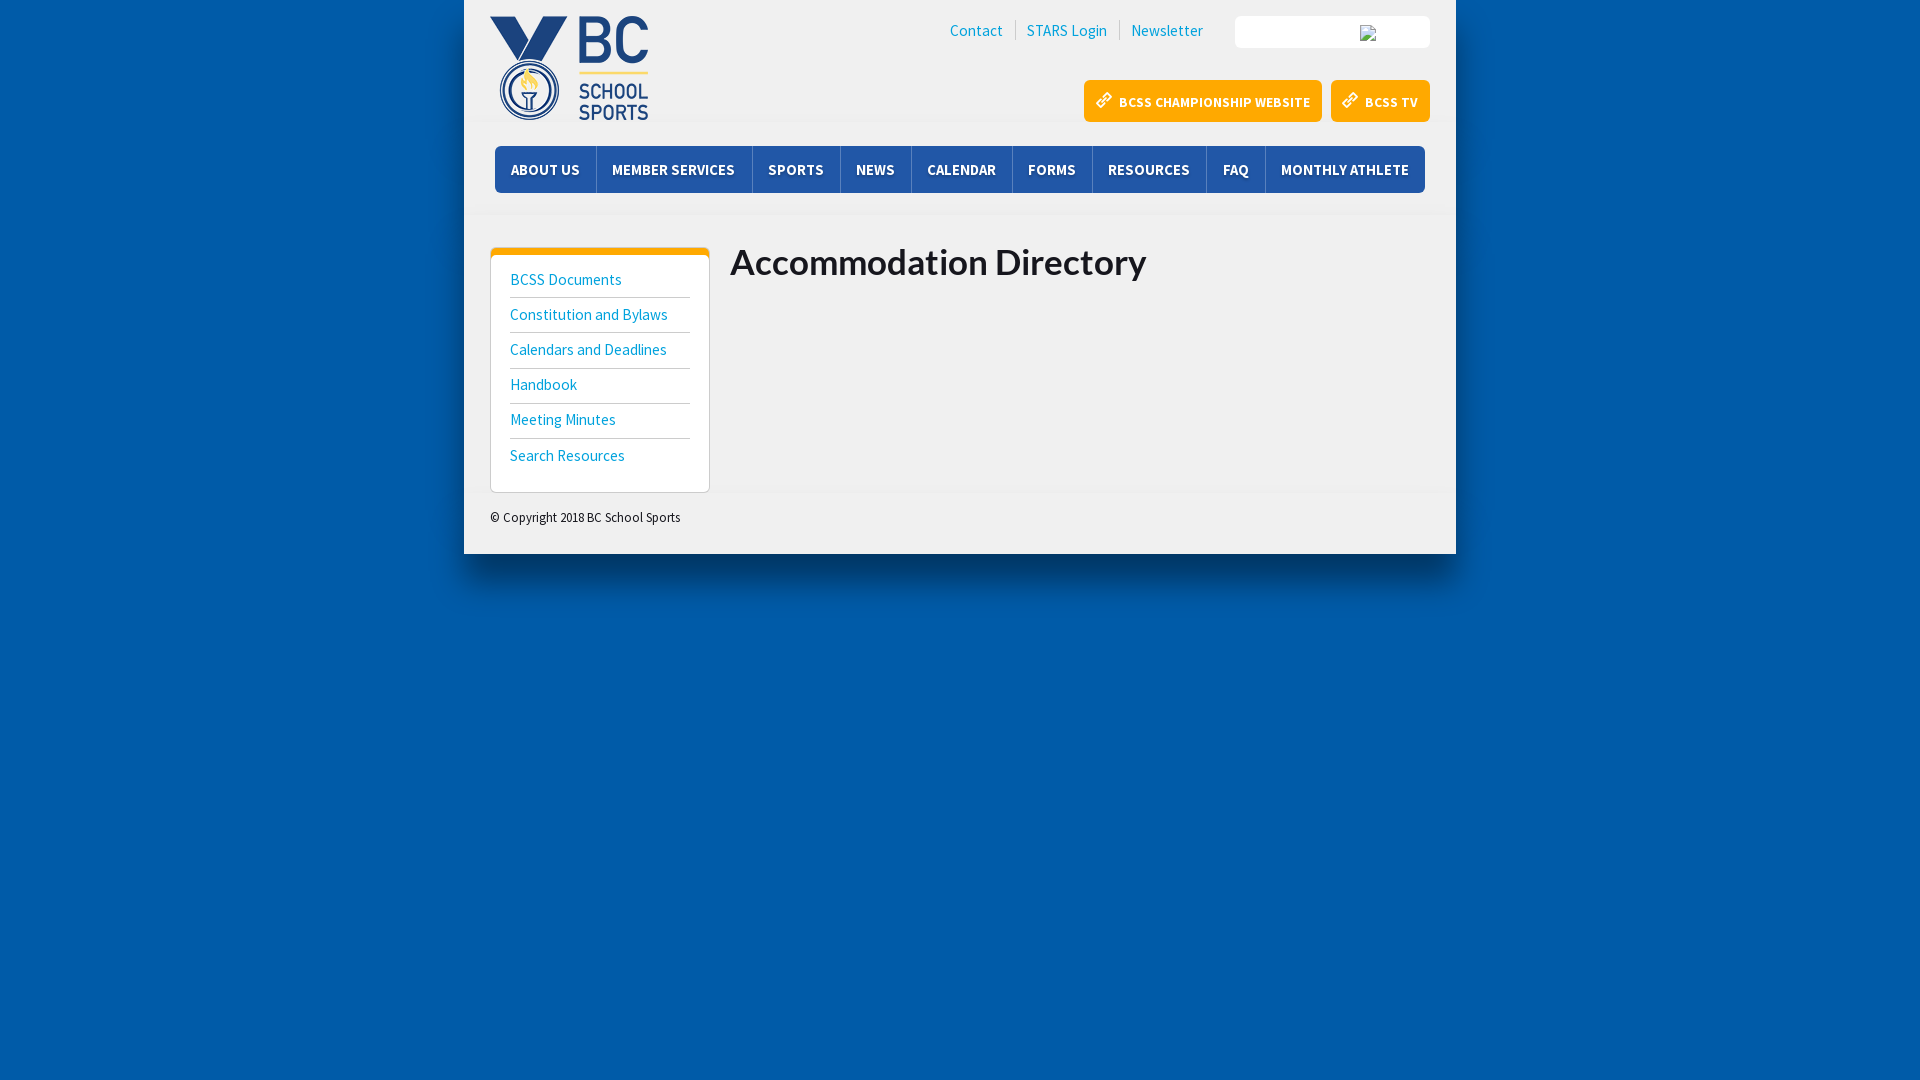  Describe the element at coordinates (1332, 31) in the screenshot. I see `'Enter the terms you wish to search for.'` at that location.